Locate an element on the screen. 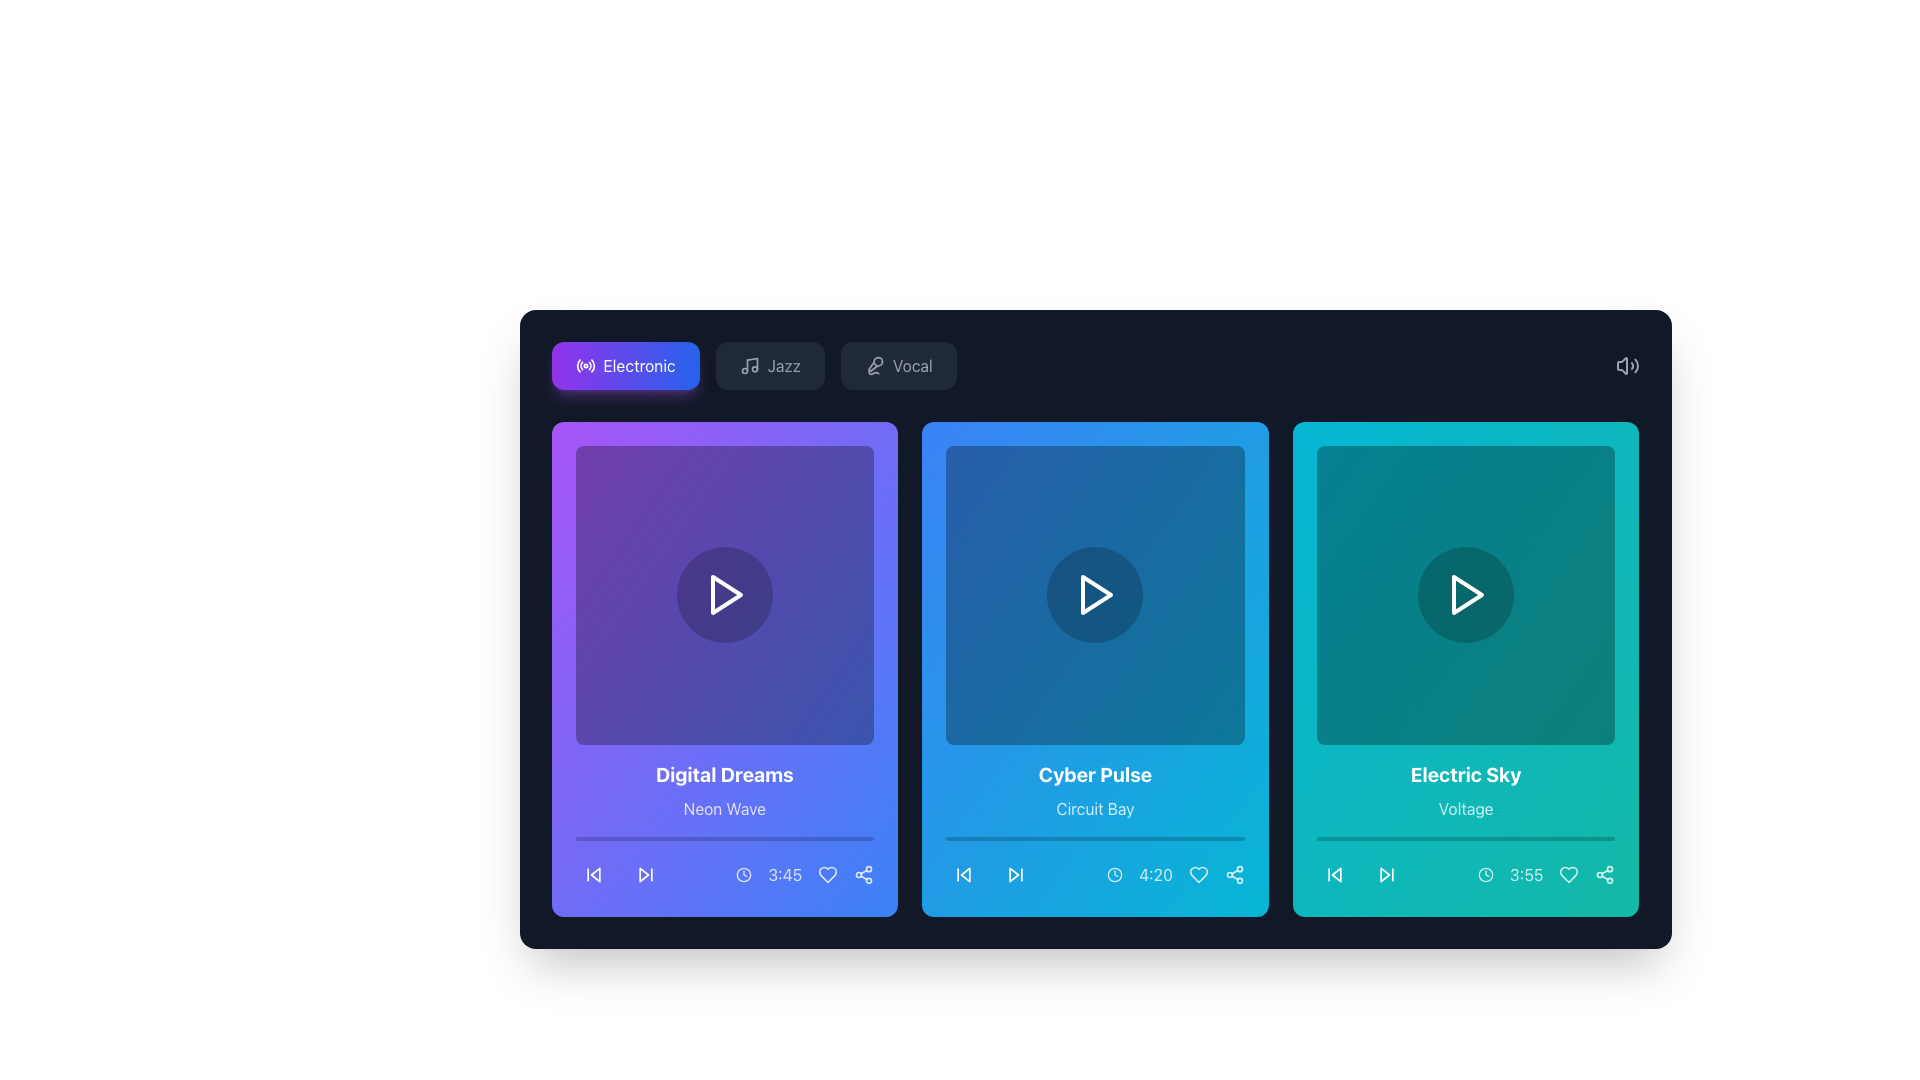  the music card titled 'Electric Sky' with a circular play button is located at coordinates (1466, 669).